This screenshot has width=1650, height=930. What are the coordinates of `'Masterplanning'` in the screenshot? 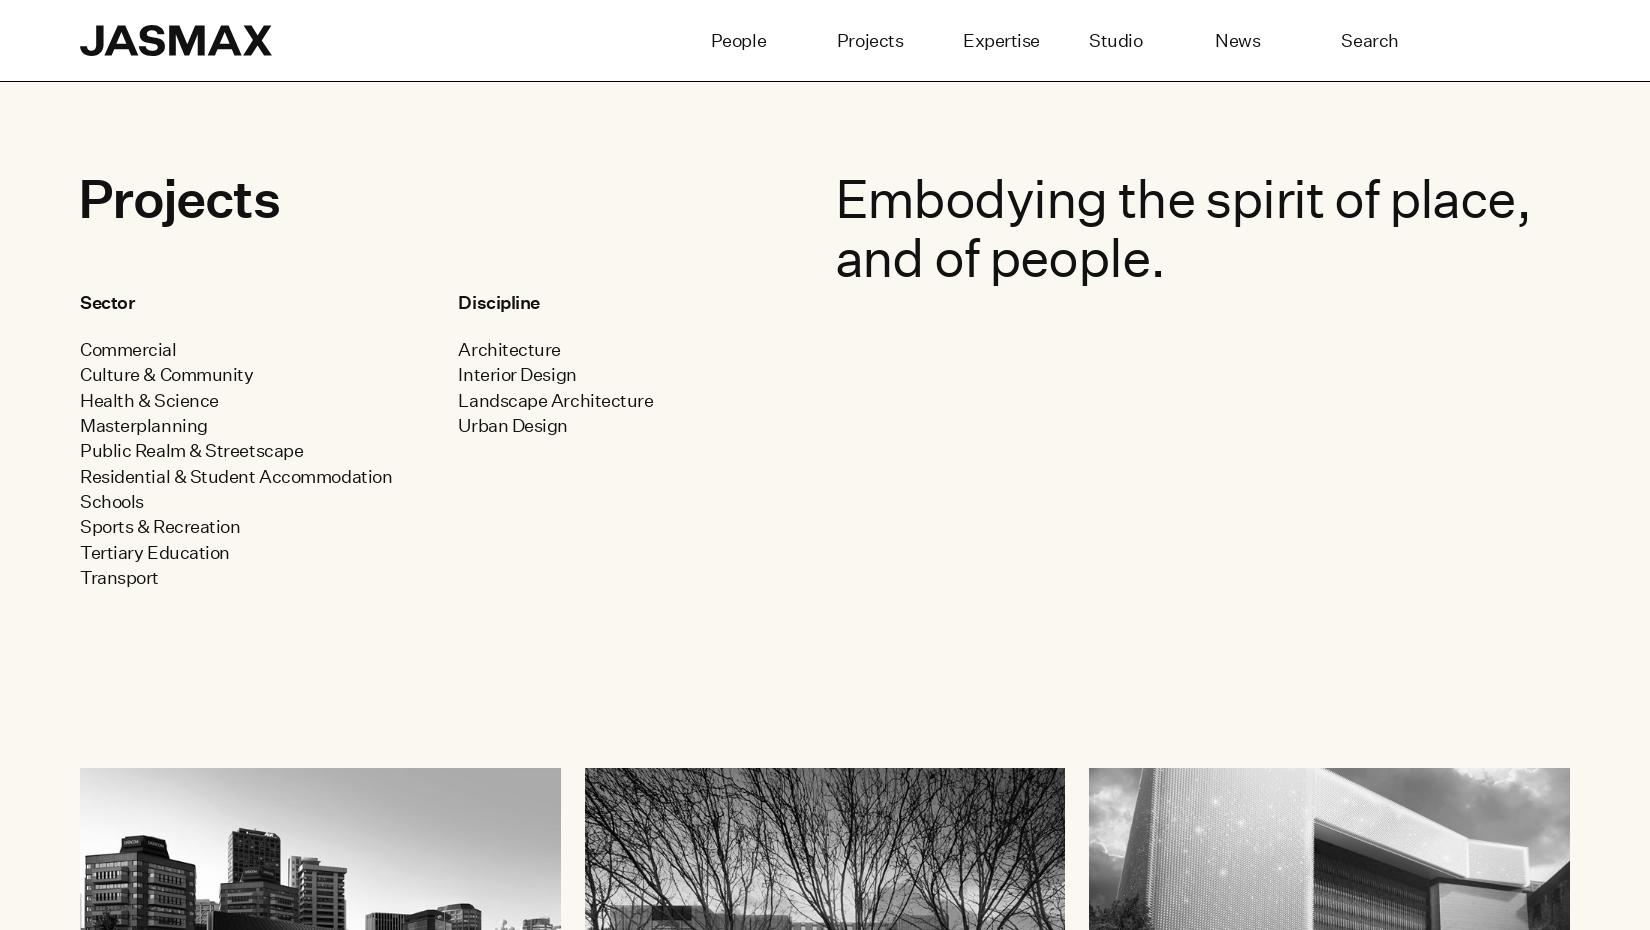 It's located at (143, 425).